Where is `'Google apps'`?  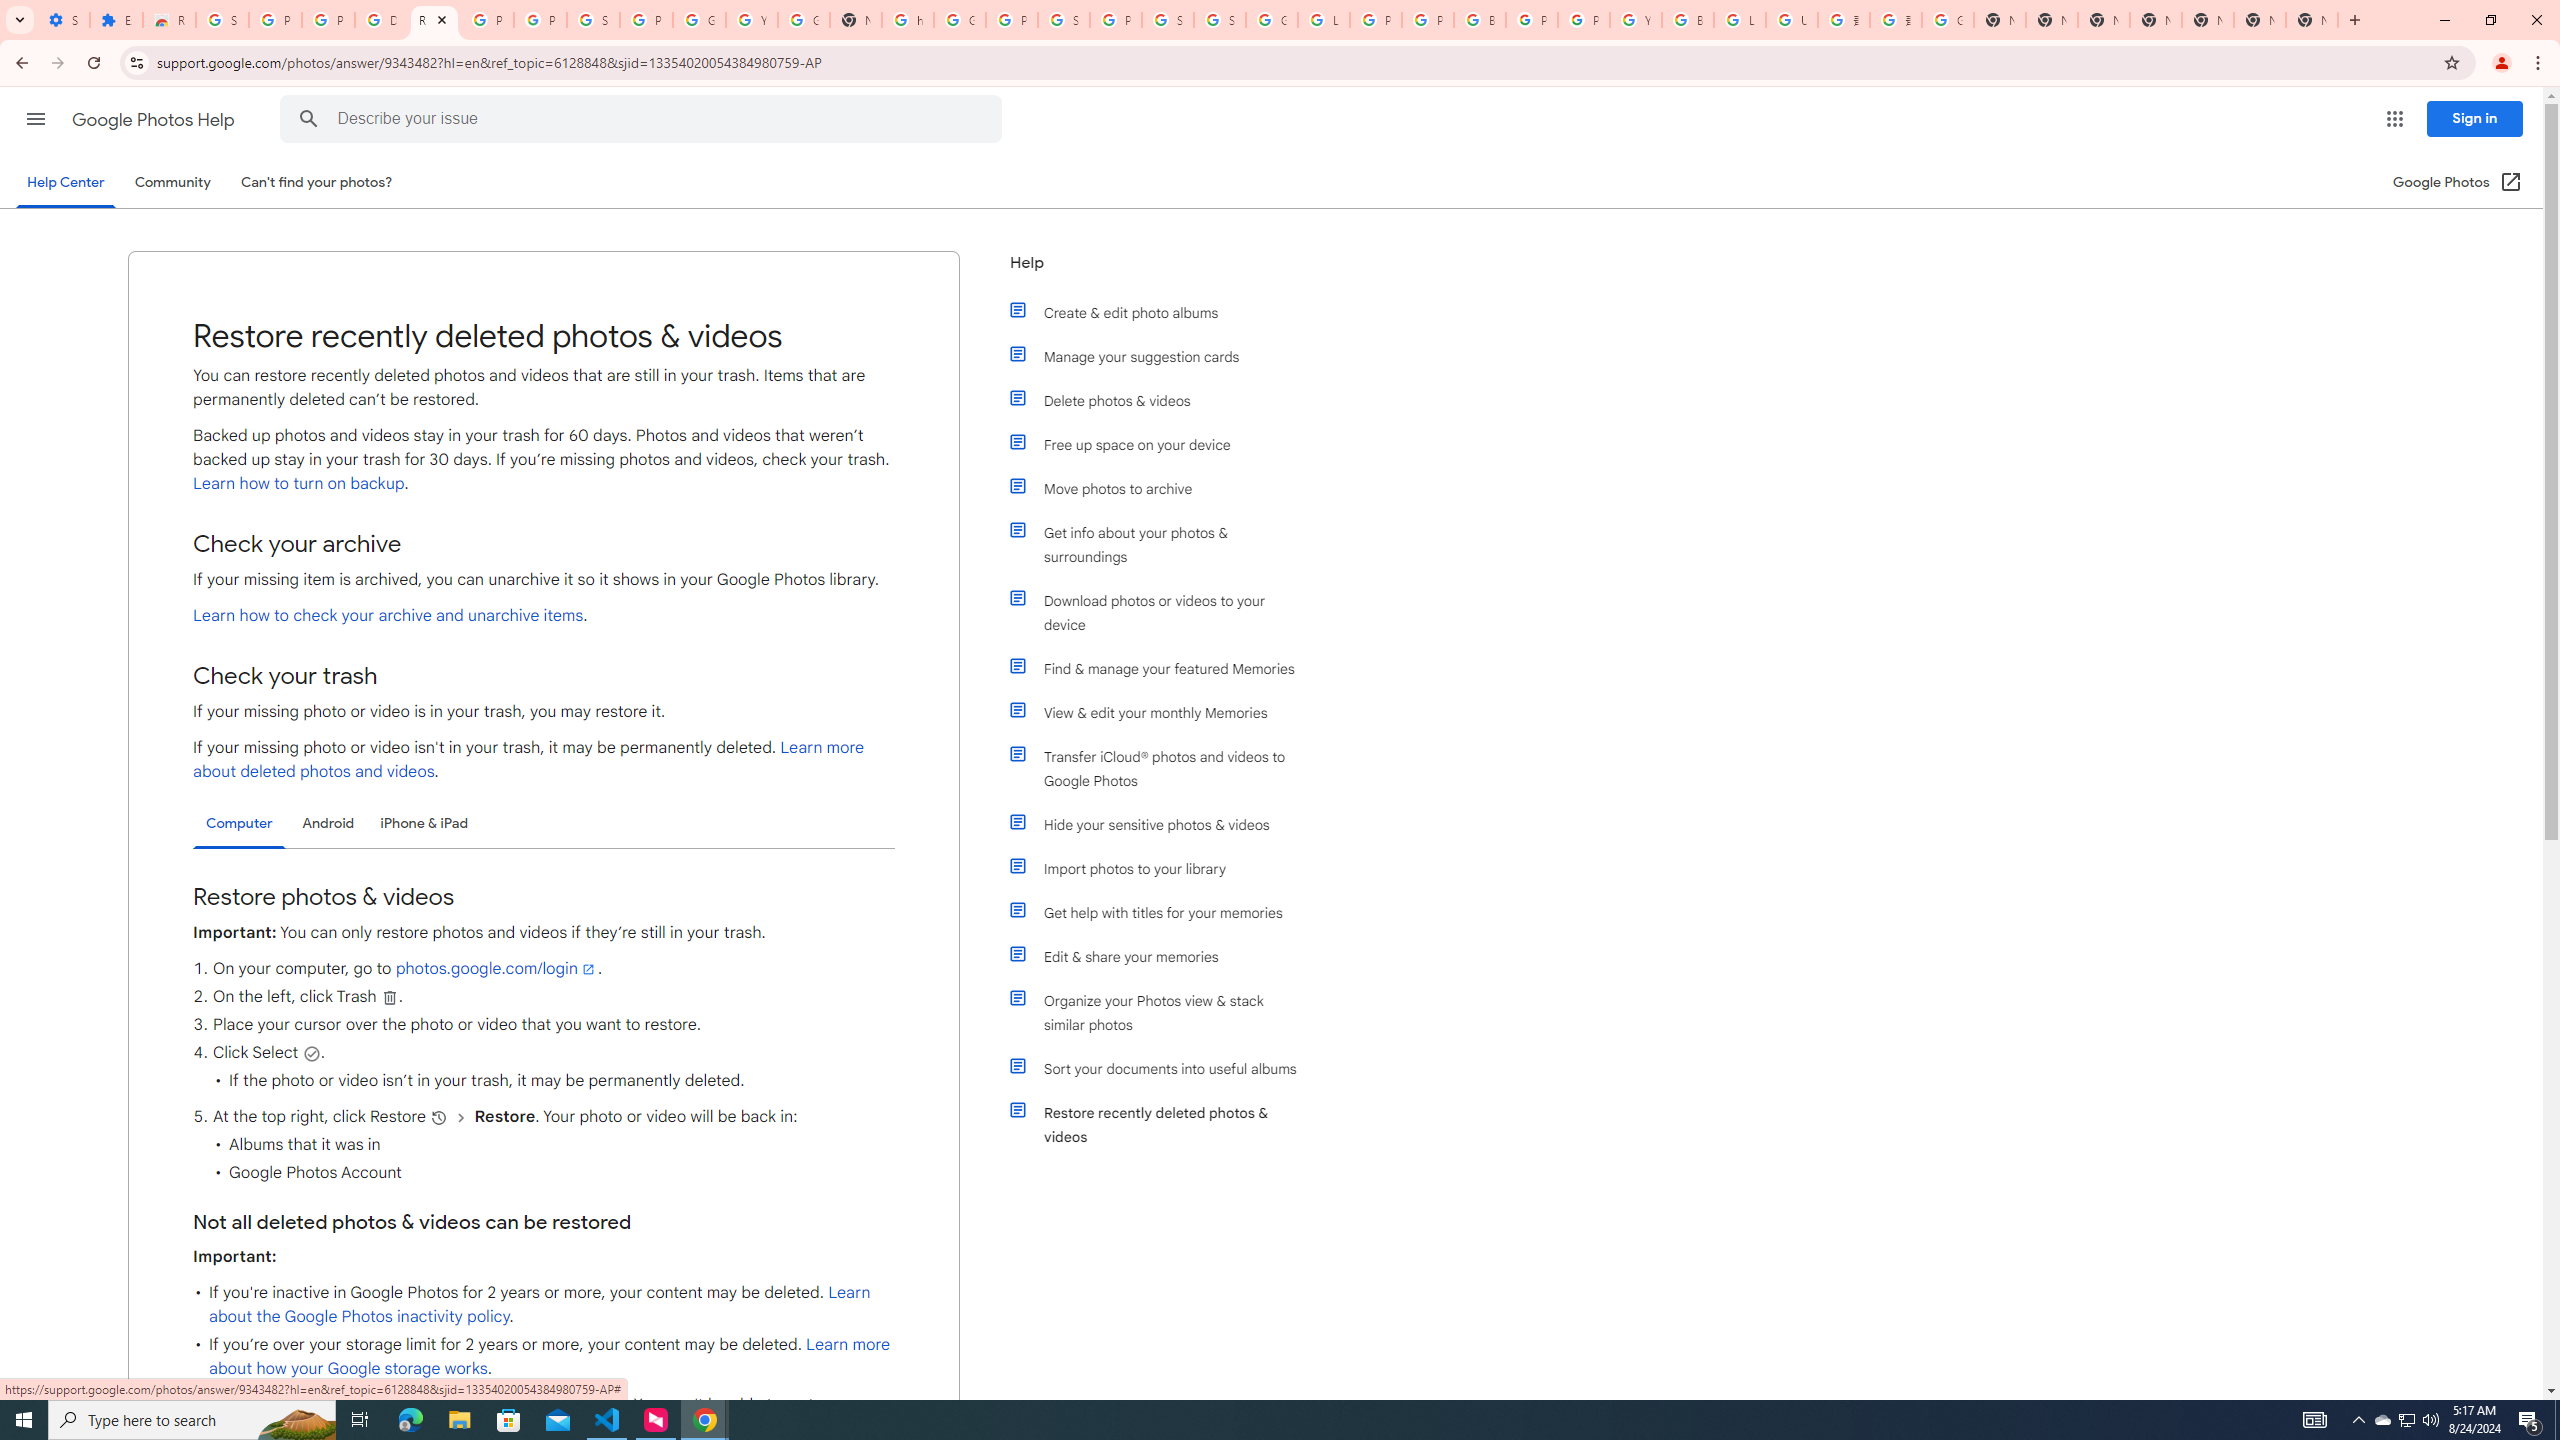 'Google apps' is located at coordinates (2393, 118).